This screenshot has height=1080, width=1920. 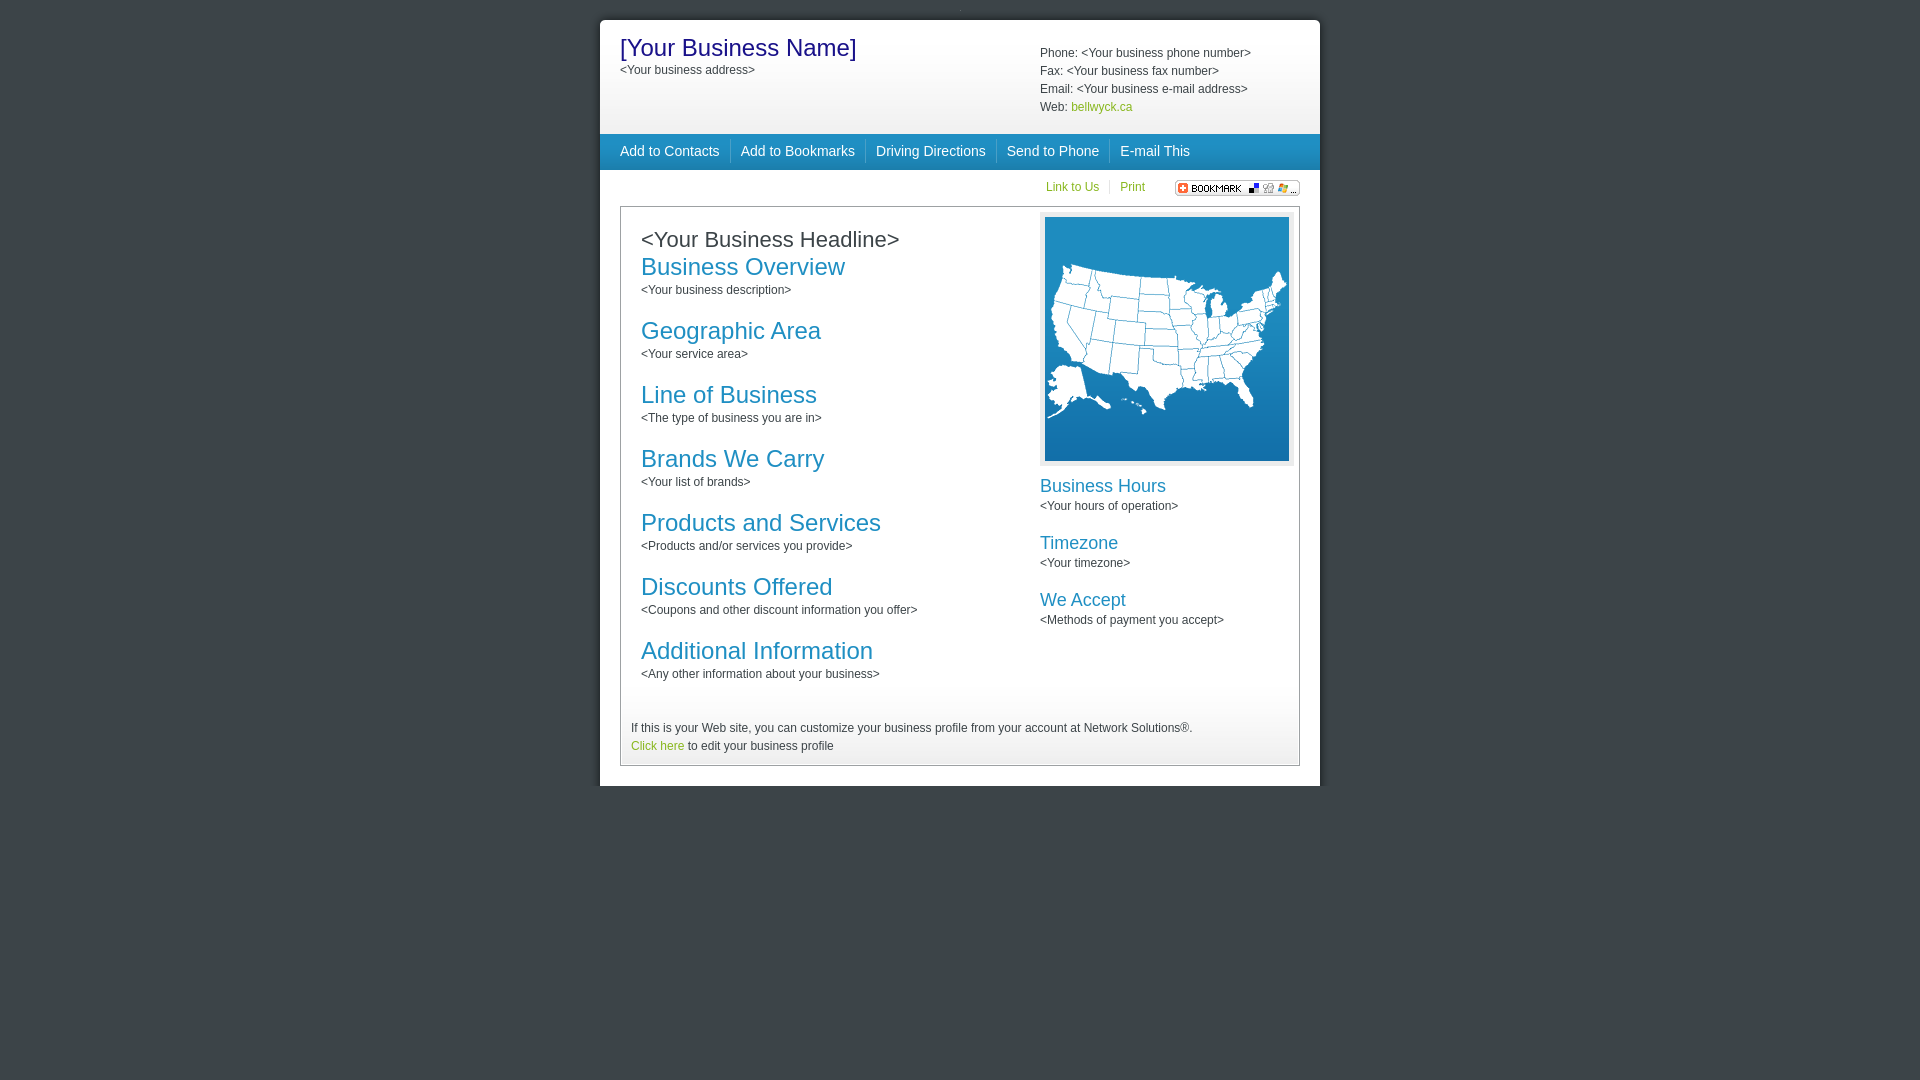 What do you see at coordinates (796, 149) in the screenshot?
I see `'Add to Bookmarks'` at bounding box center [796, 149].